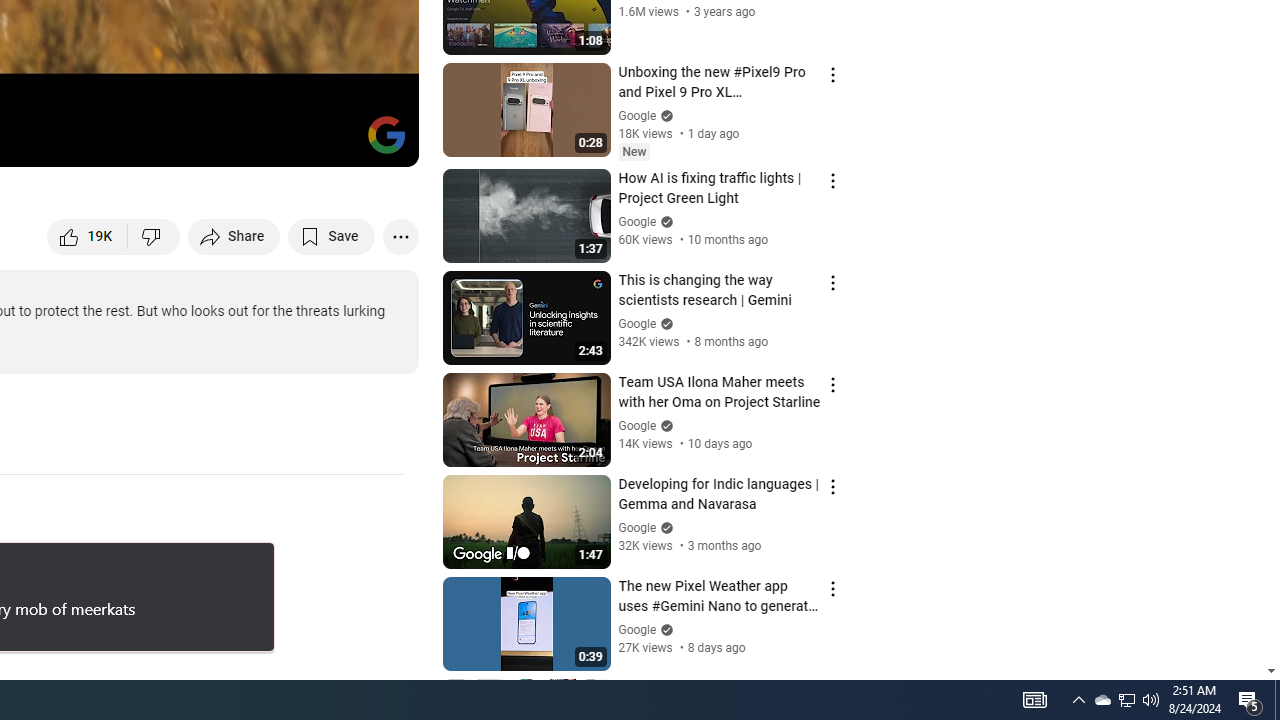  What do you see at coordinates (382, 141) in the screenshot?
I see `'Full screen (f)'` at bounding box center [382, 141].